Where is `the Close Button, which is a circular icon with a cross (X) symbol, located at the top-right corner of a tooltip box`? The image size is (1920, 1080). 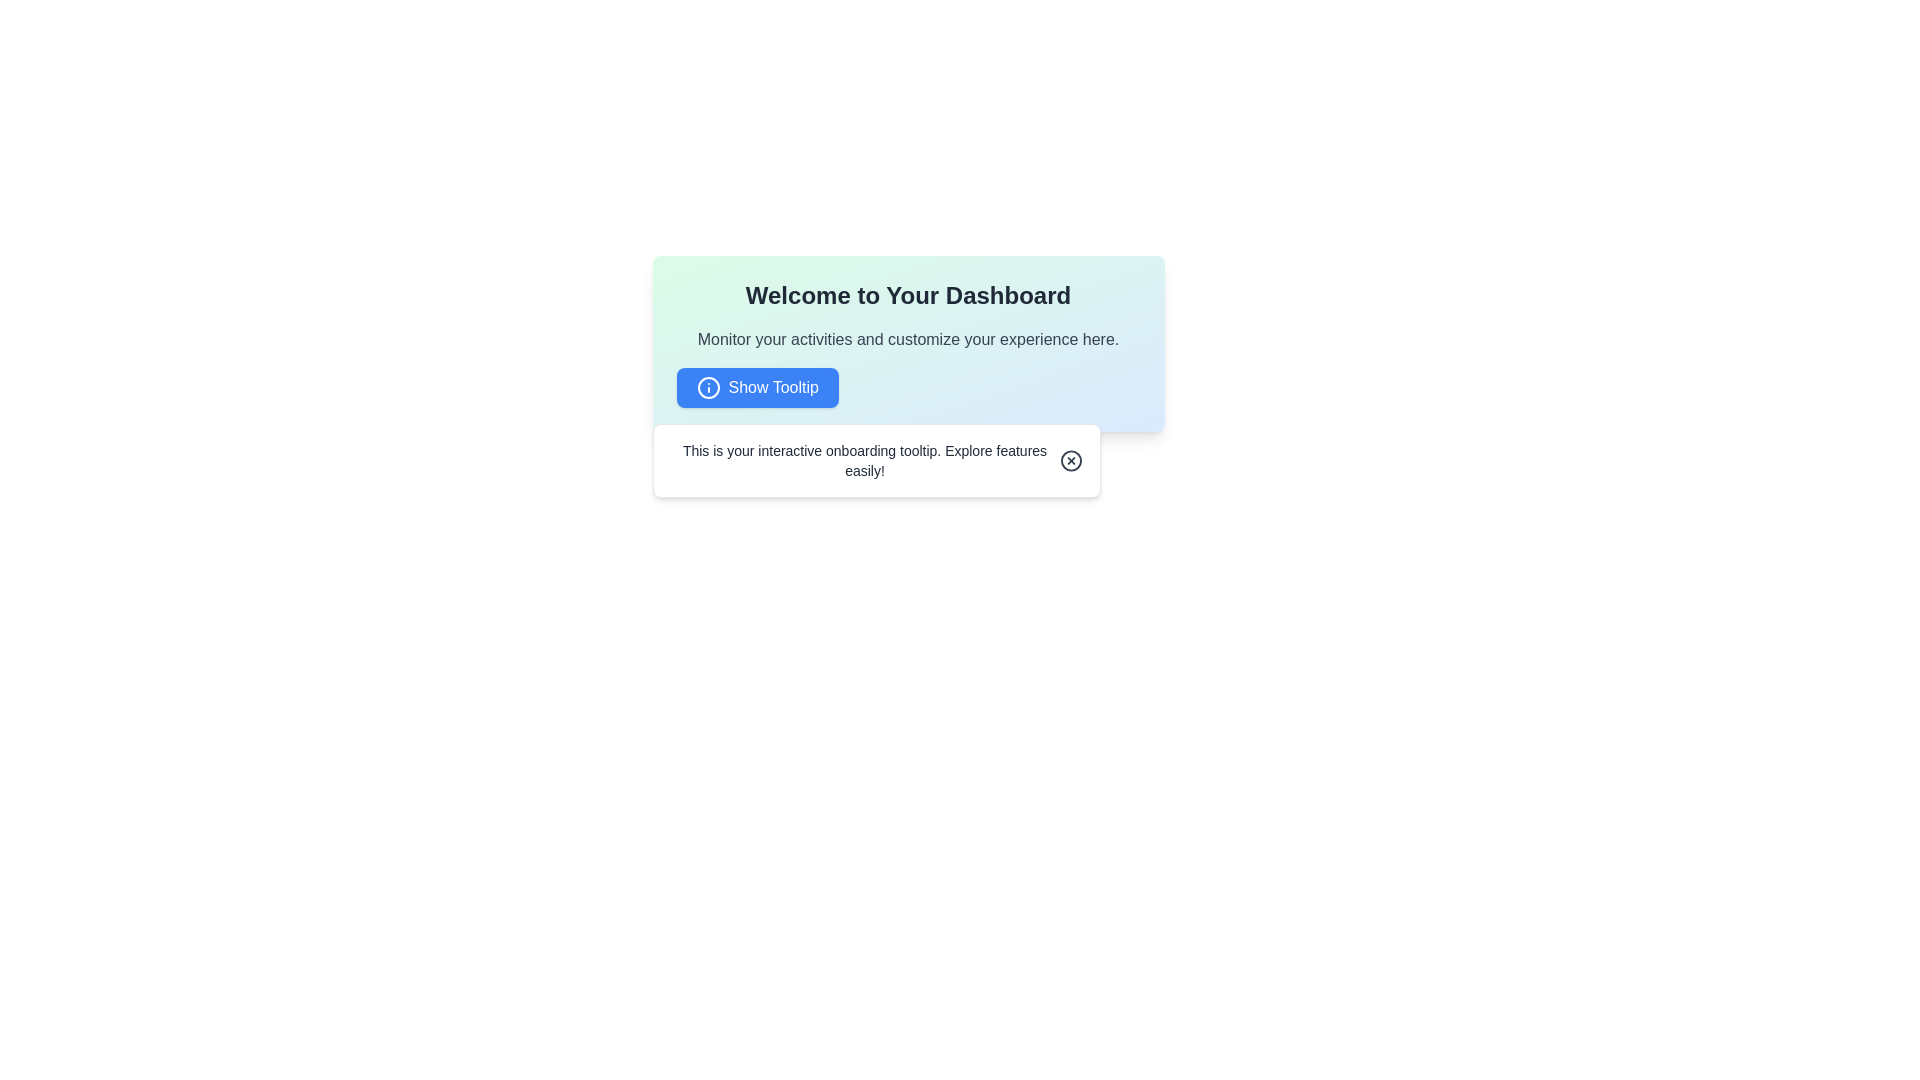
the Close Button, which is a circular icon with a cross (X) symbol, located at the top-right corner of a tooltip box is located at coordinates (1070, 461).